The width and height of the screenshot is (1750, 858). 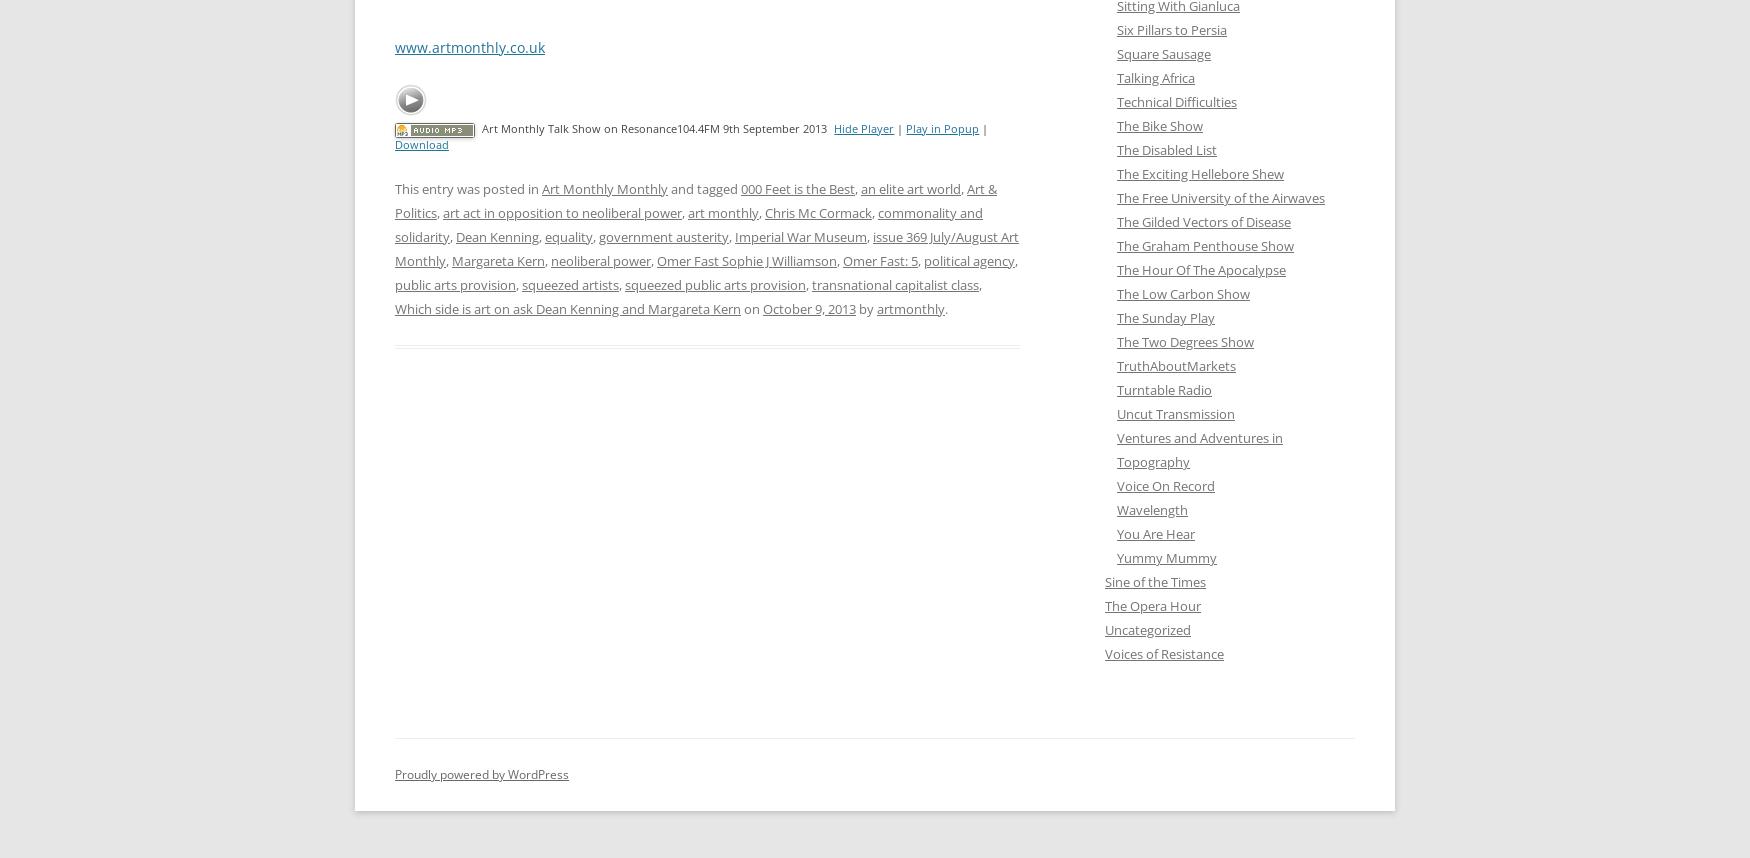 I want to click on 'Chris Mc Cormack', so click(x=818, y=212).